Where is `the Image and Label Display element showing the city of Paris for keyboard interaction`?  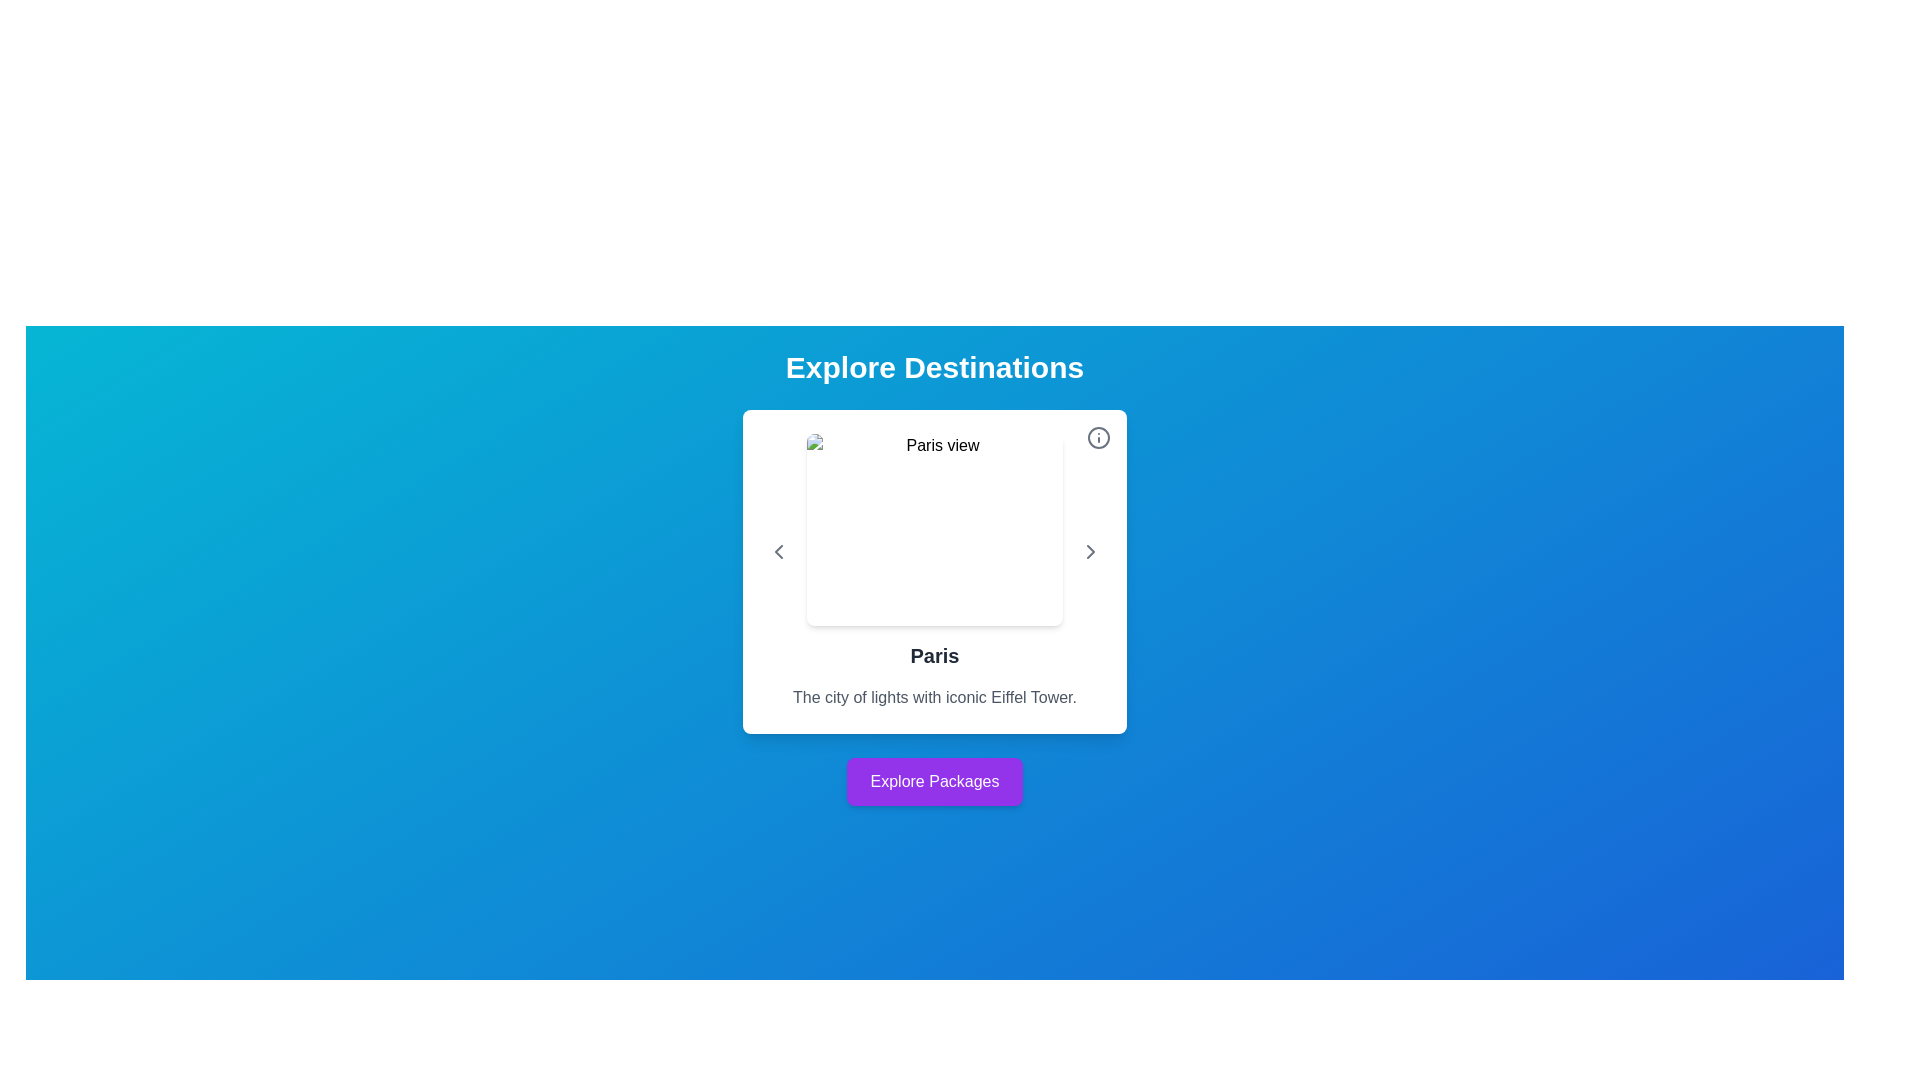
the Image and Label Display element showing the city of Paris for keyboard interaction is located at coordinates (934, 551).